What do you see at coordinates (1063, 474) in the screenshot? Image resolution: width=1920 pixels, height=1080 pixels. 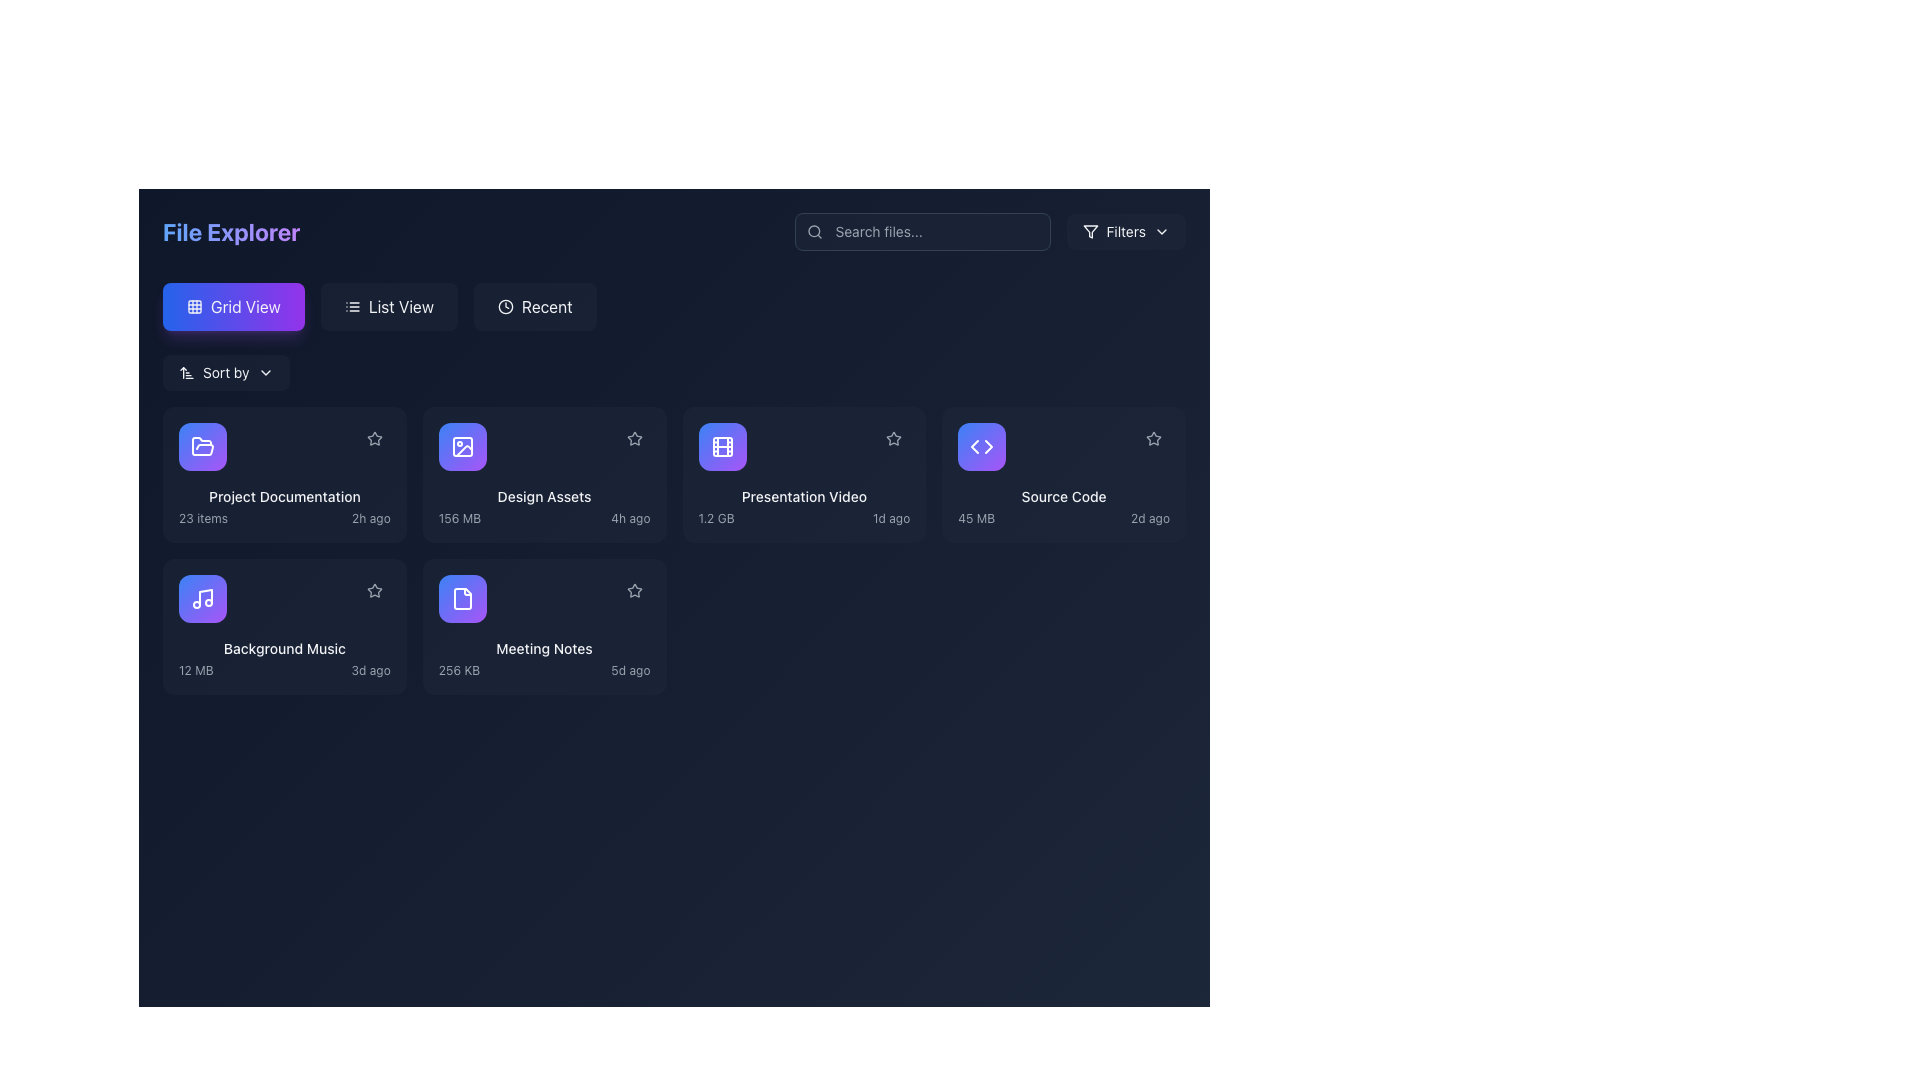 I see `the 'Source Code' interactive card located` at bounding box center [1063, 474].